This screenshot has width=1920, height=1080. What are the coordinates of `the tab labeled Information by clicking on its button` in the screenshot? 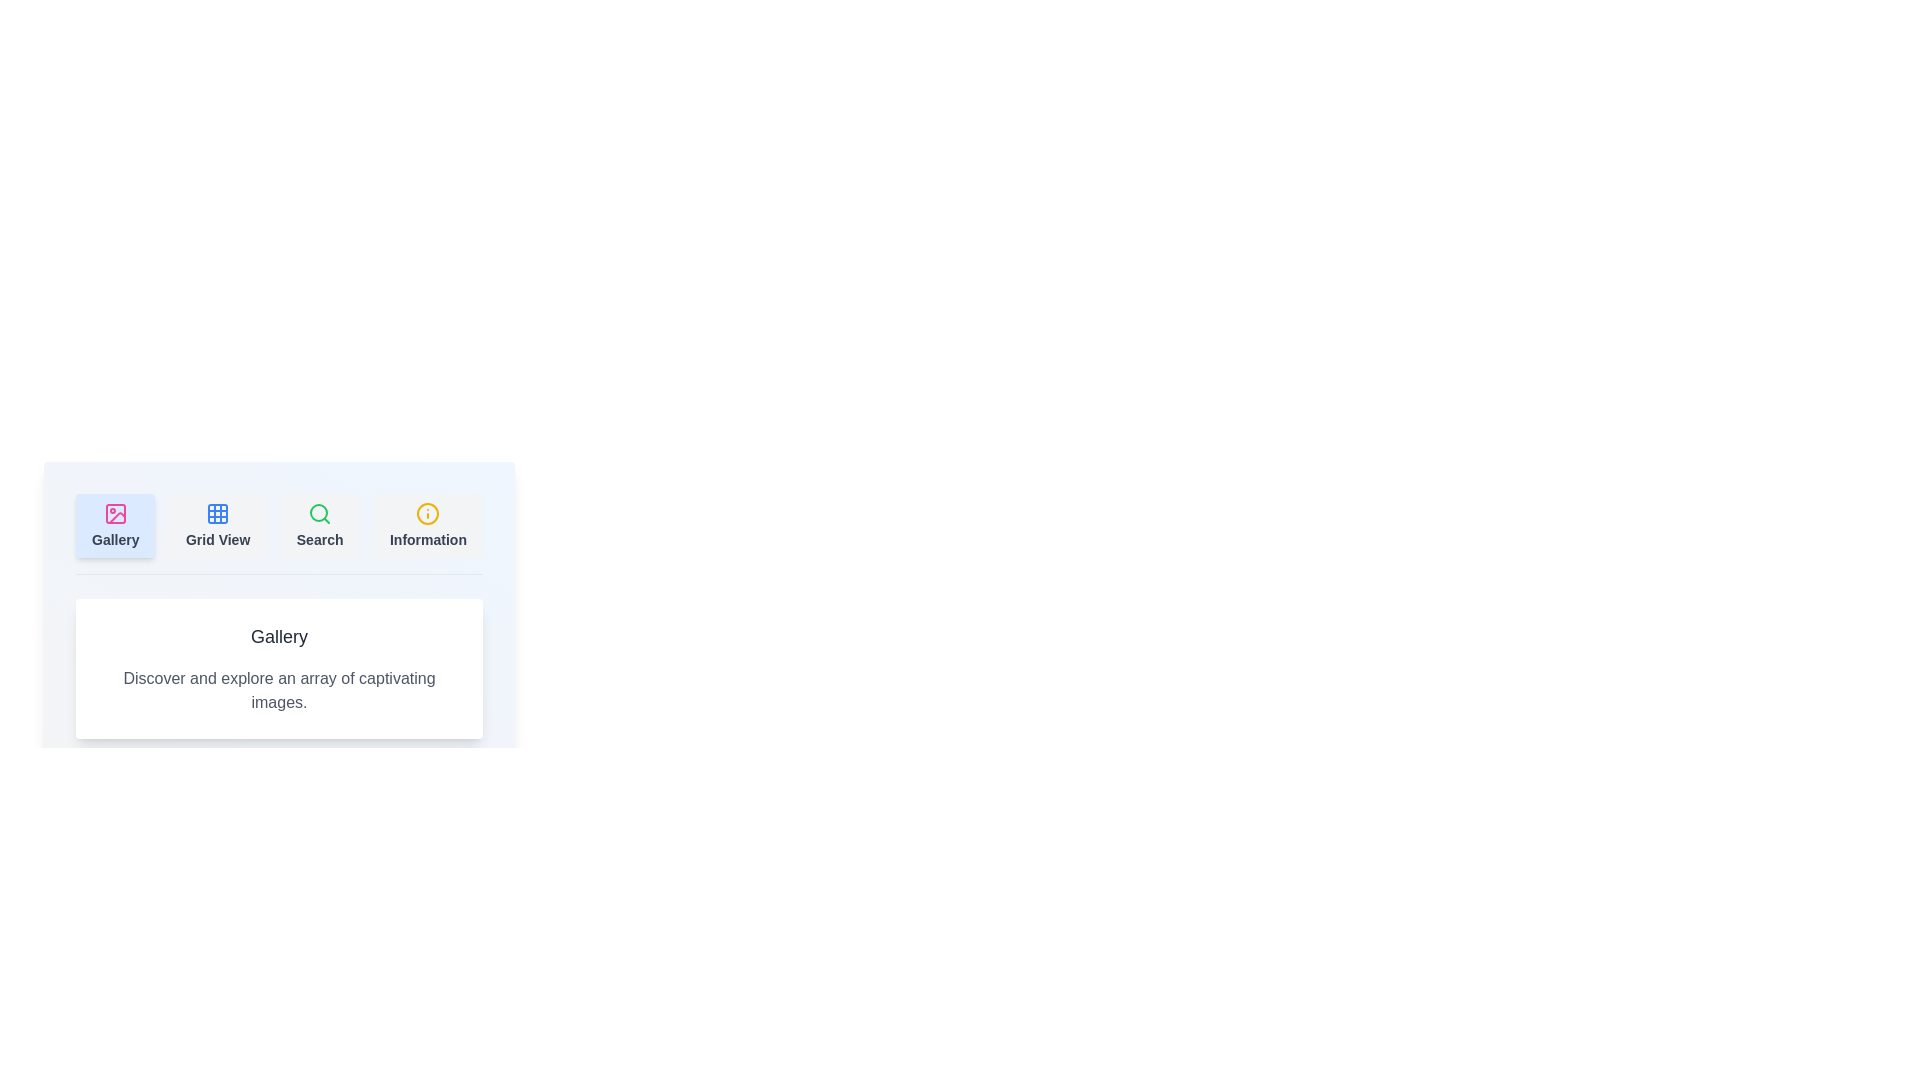 It's located at (427, 524).